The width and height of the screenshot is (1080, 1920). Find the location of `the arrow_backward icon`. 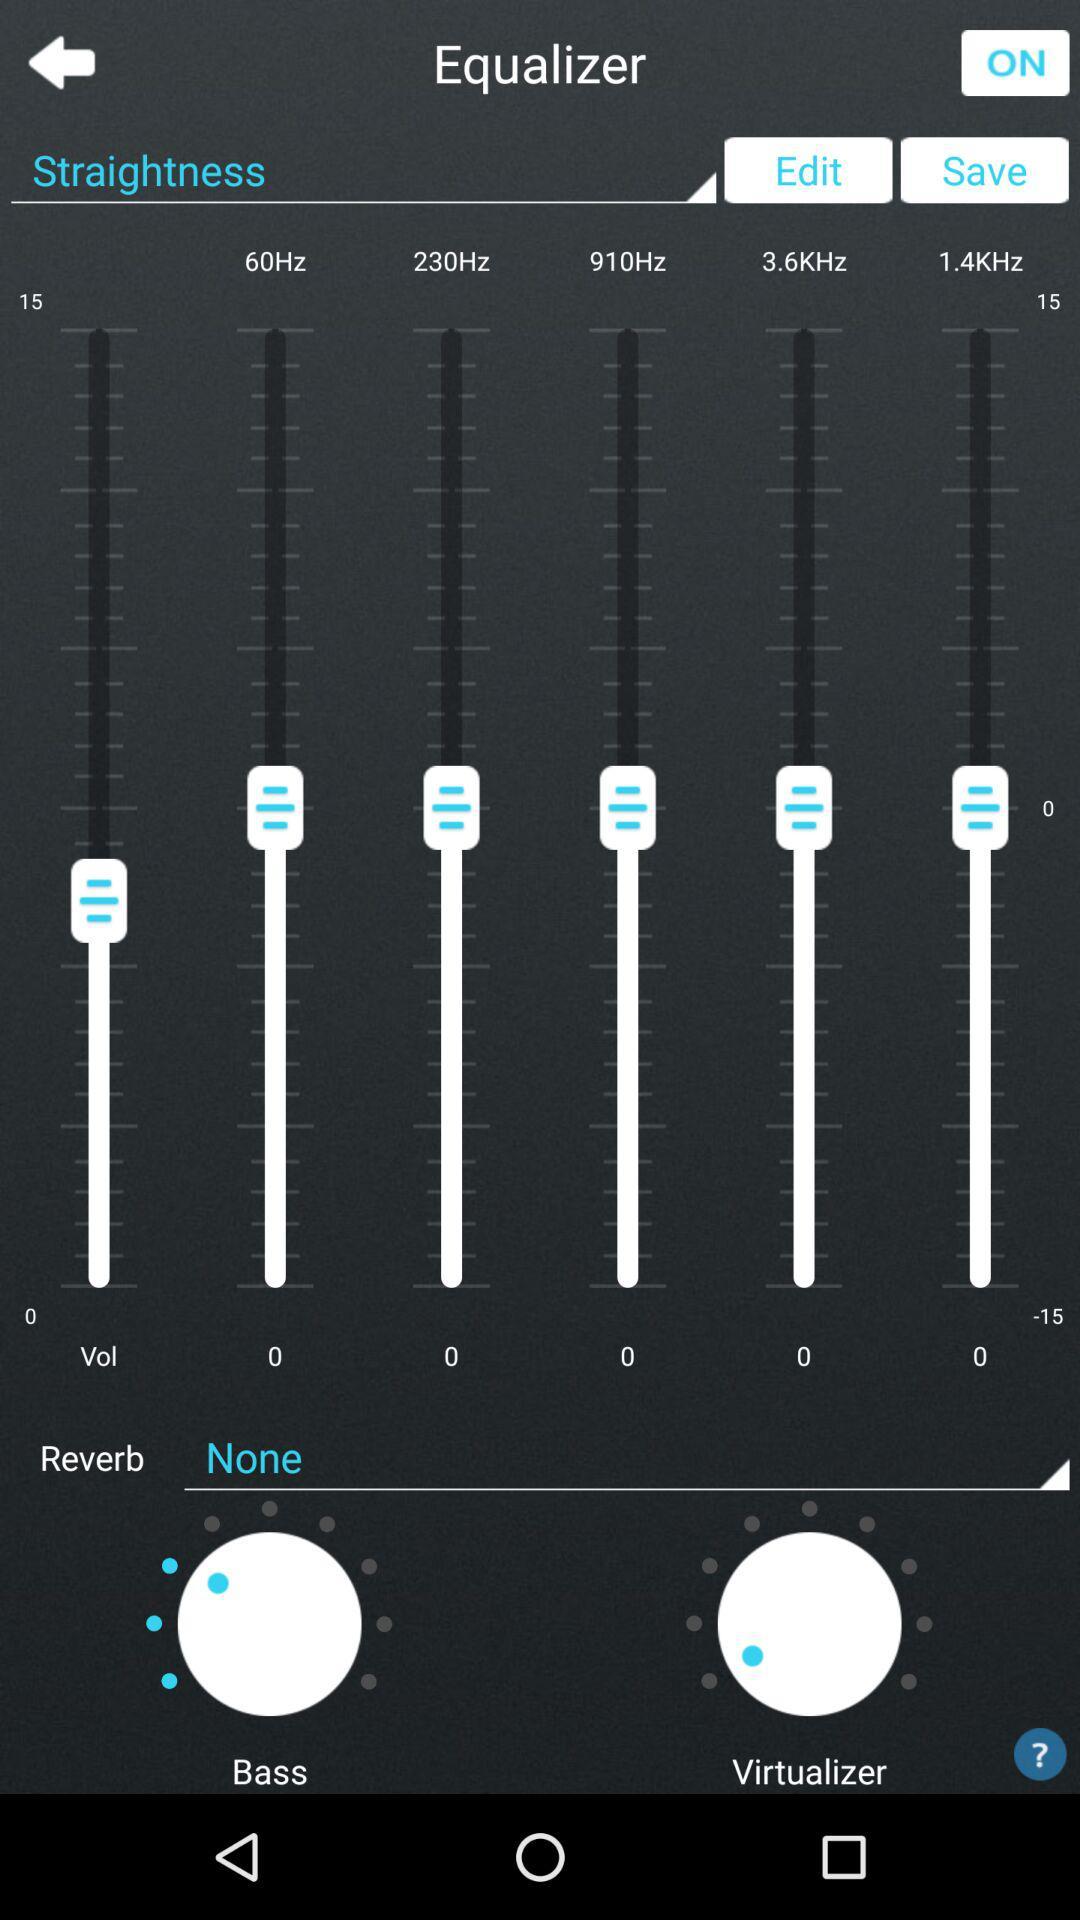

the arrow_backward icon is located at coordinates (60, 67).